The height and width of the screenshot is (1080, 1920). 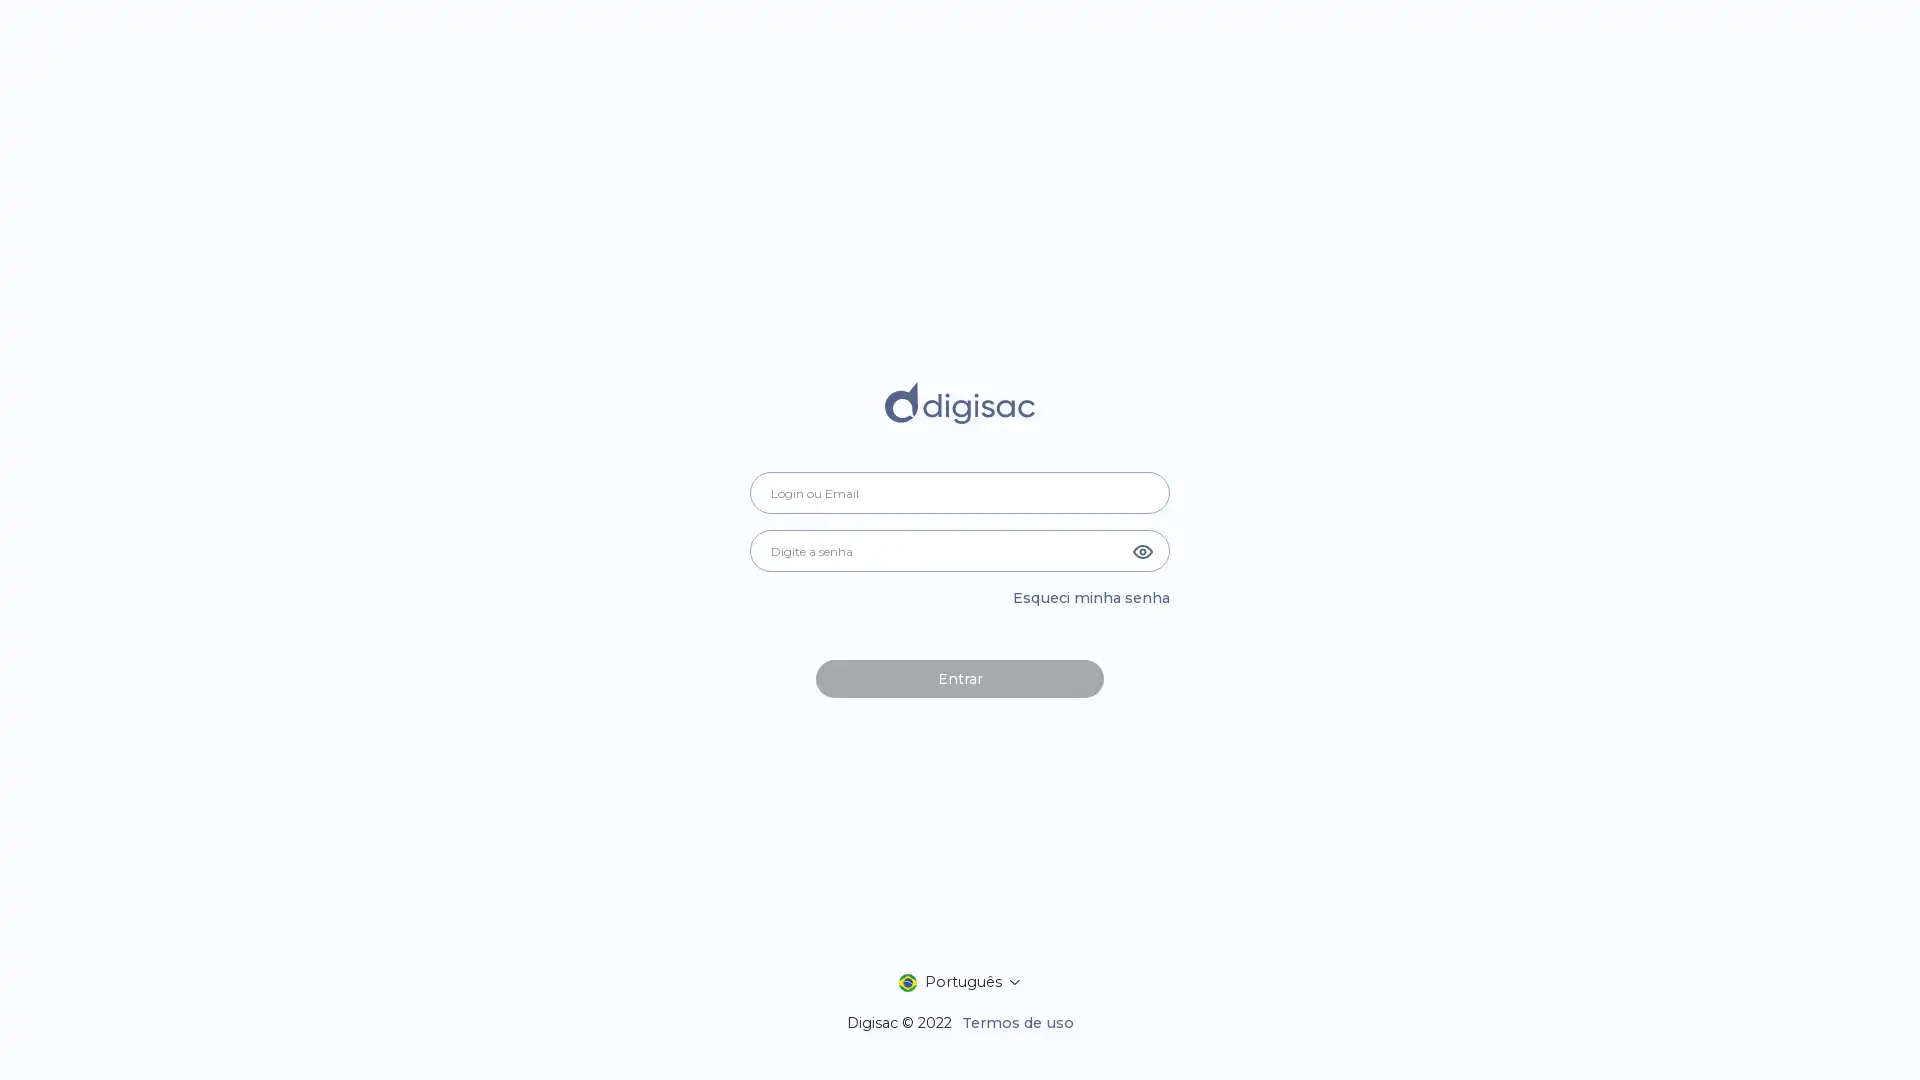 I want to click on Entrar, so click(x=960, y=677).